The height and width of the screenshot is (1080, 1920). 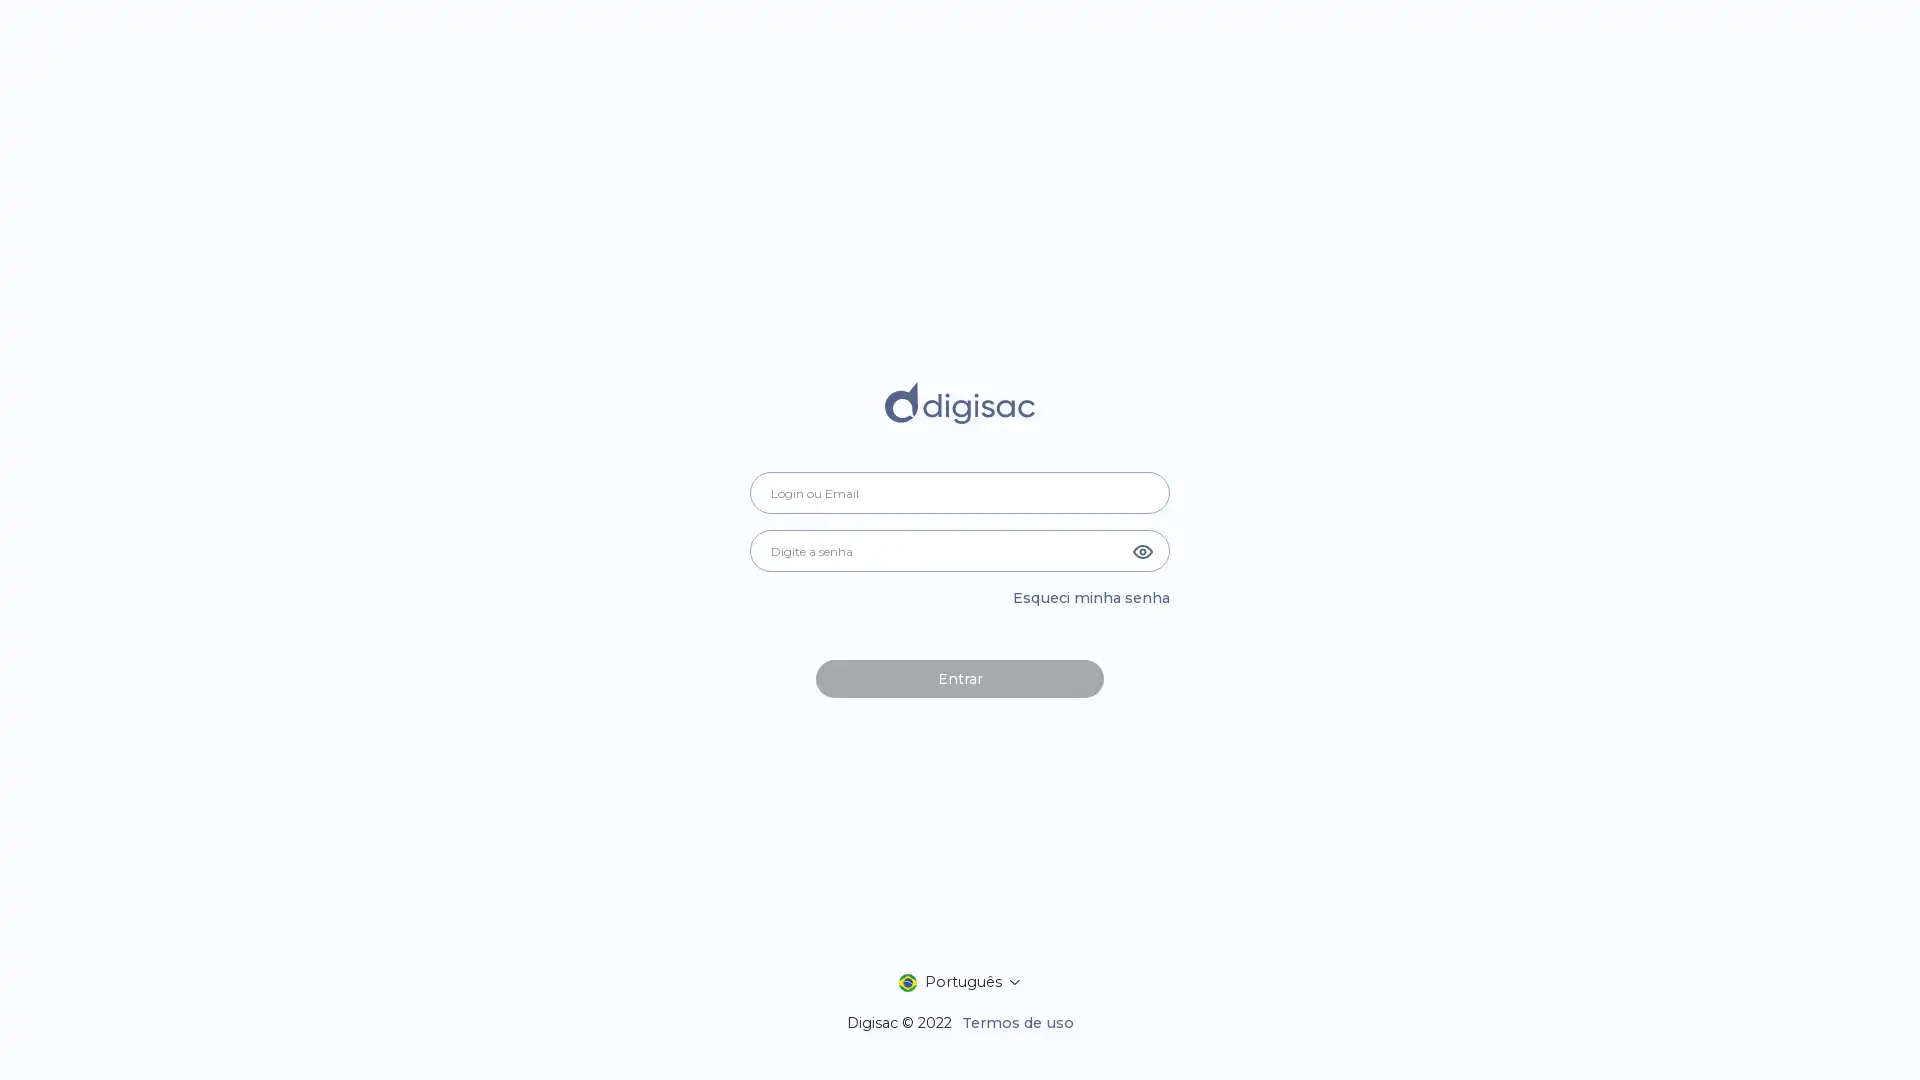 I want to click on Entrar, so click(x=960, y=677).